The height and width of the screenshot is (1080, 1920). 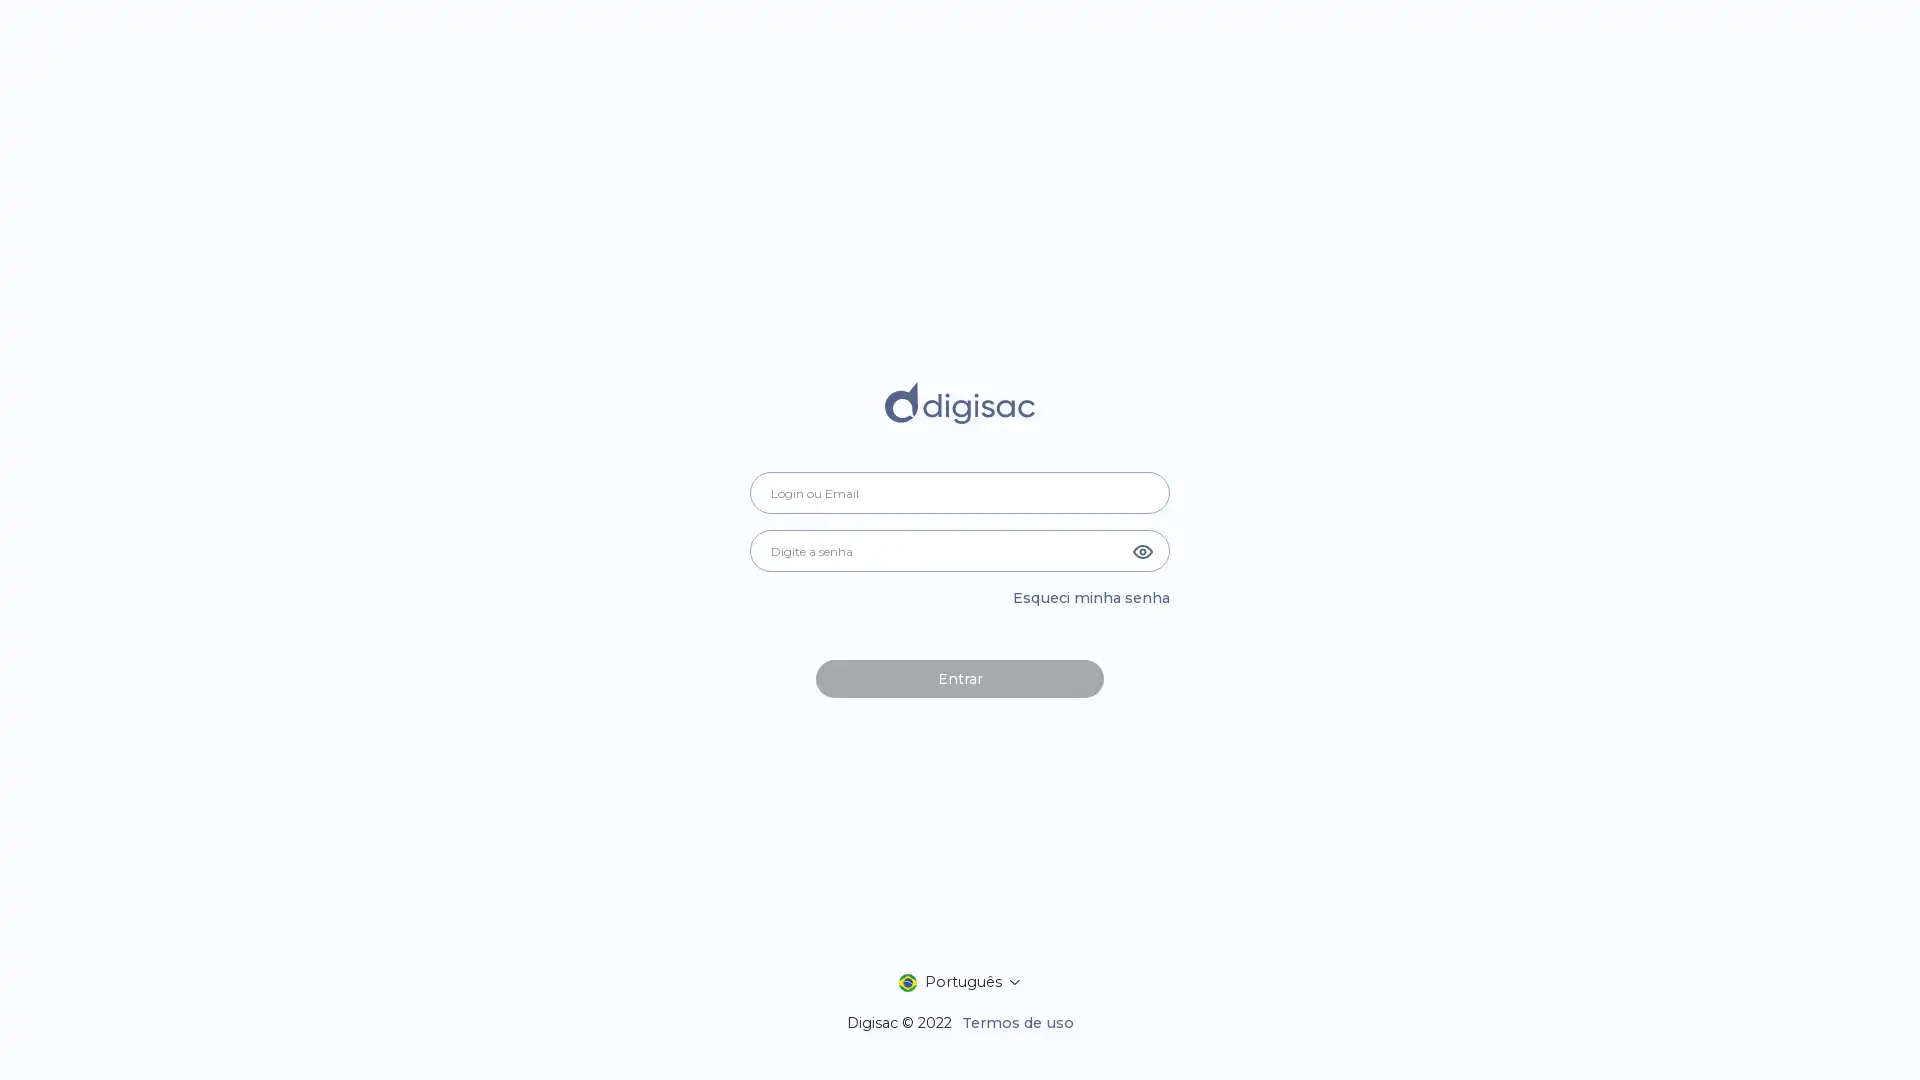 I want to click on Entrar, so click(x=960, y=677).